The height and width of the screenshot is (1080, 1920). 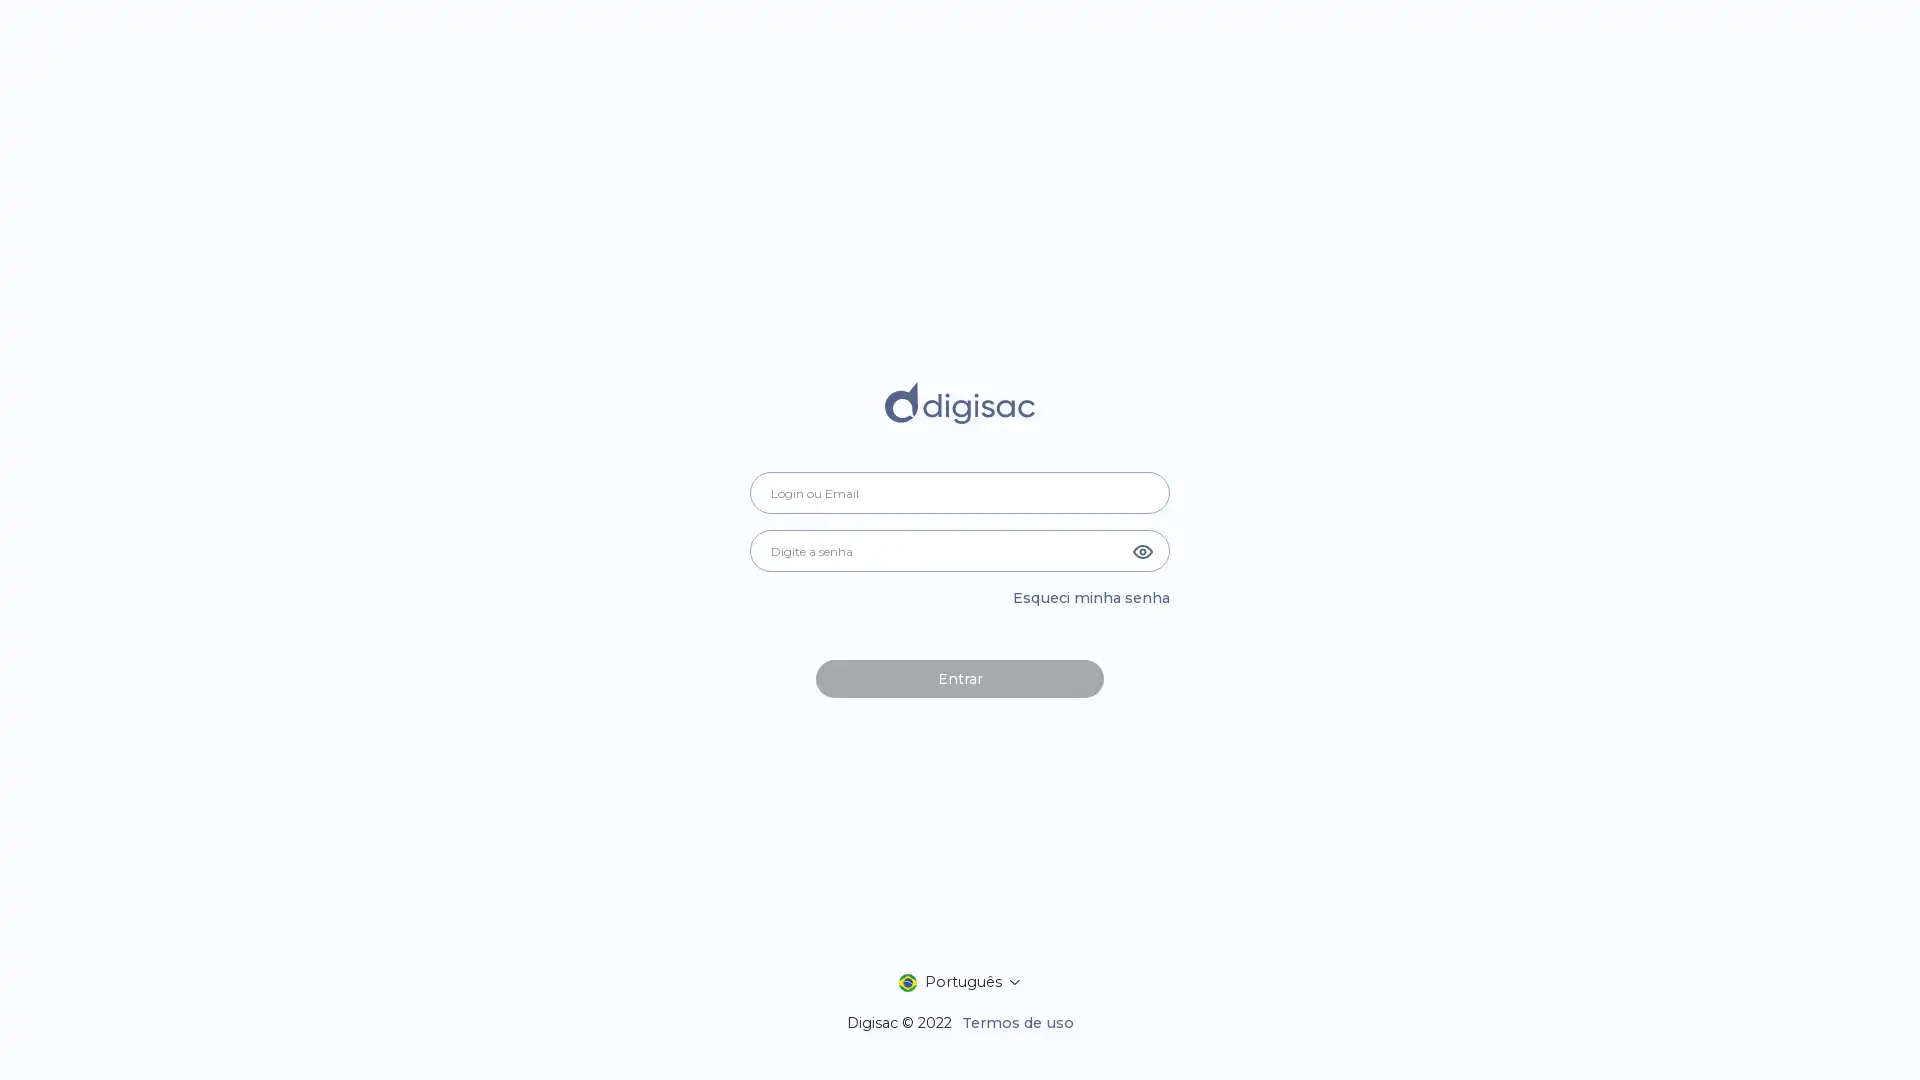 I want to click on Entrar, so click(x=960, y=677).